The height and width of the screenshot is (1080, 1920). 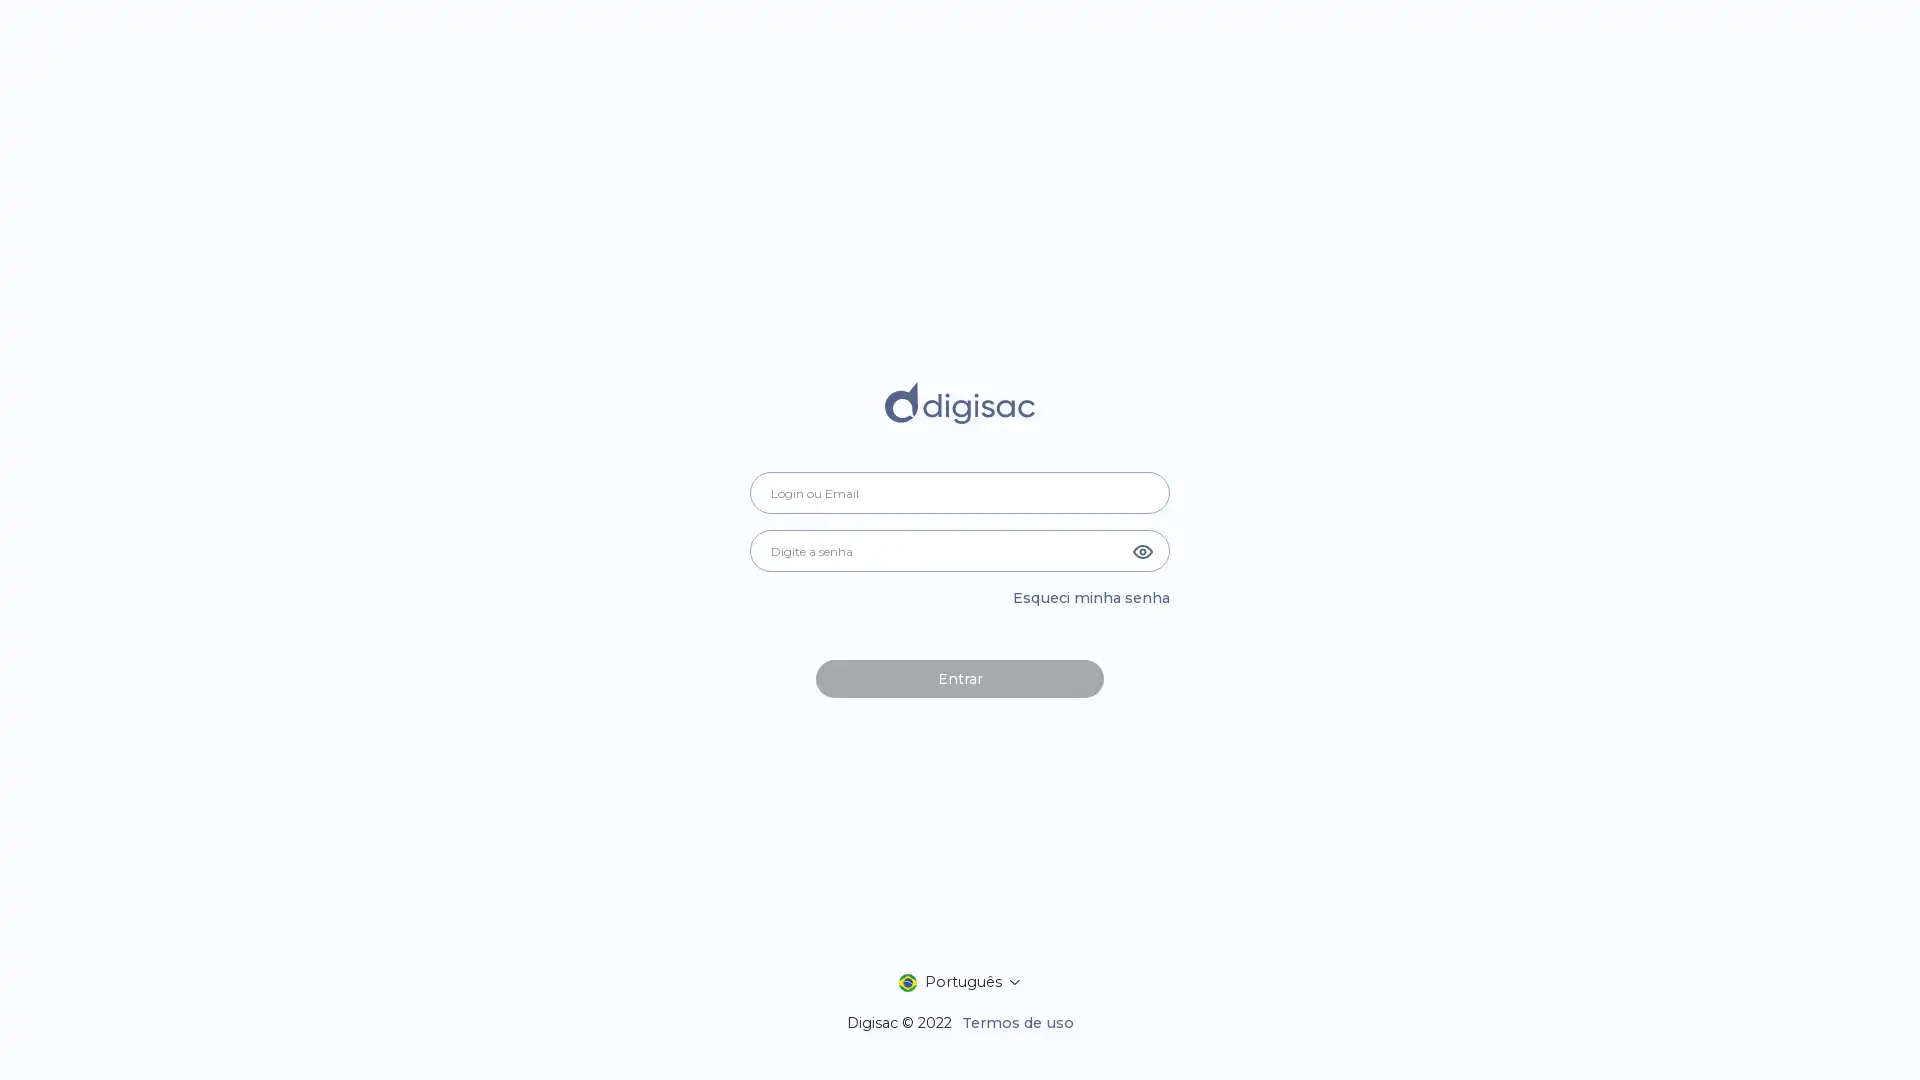 I want to click on Entrar, so click(x=960, y=677).